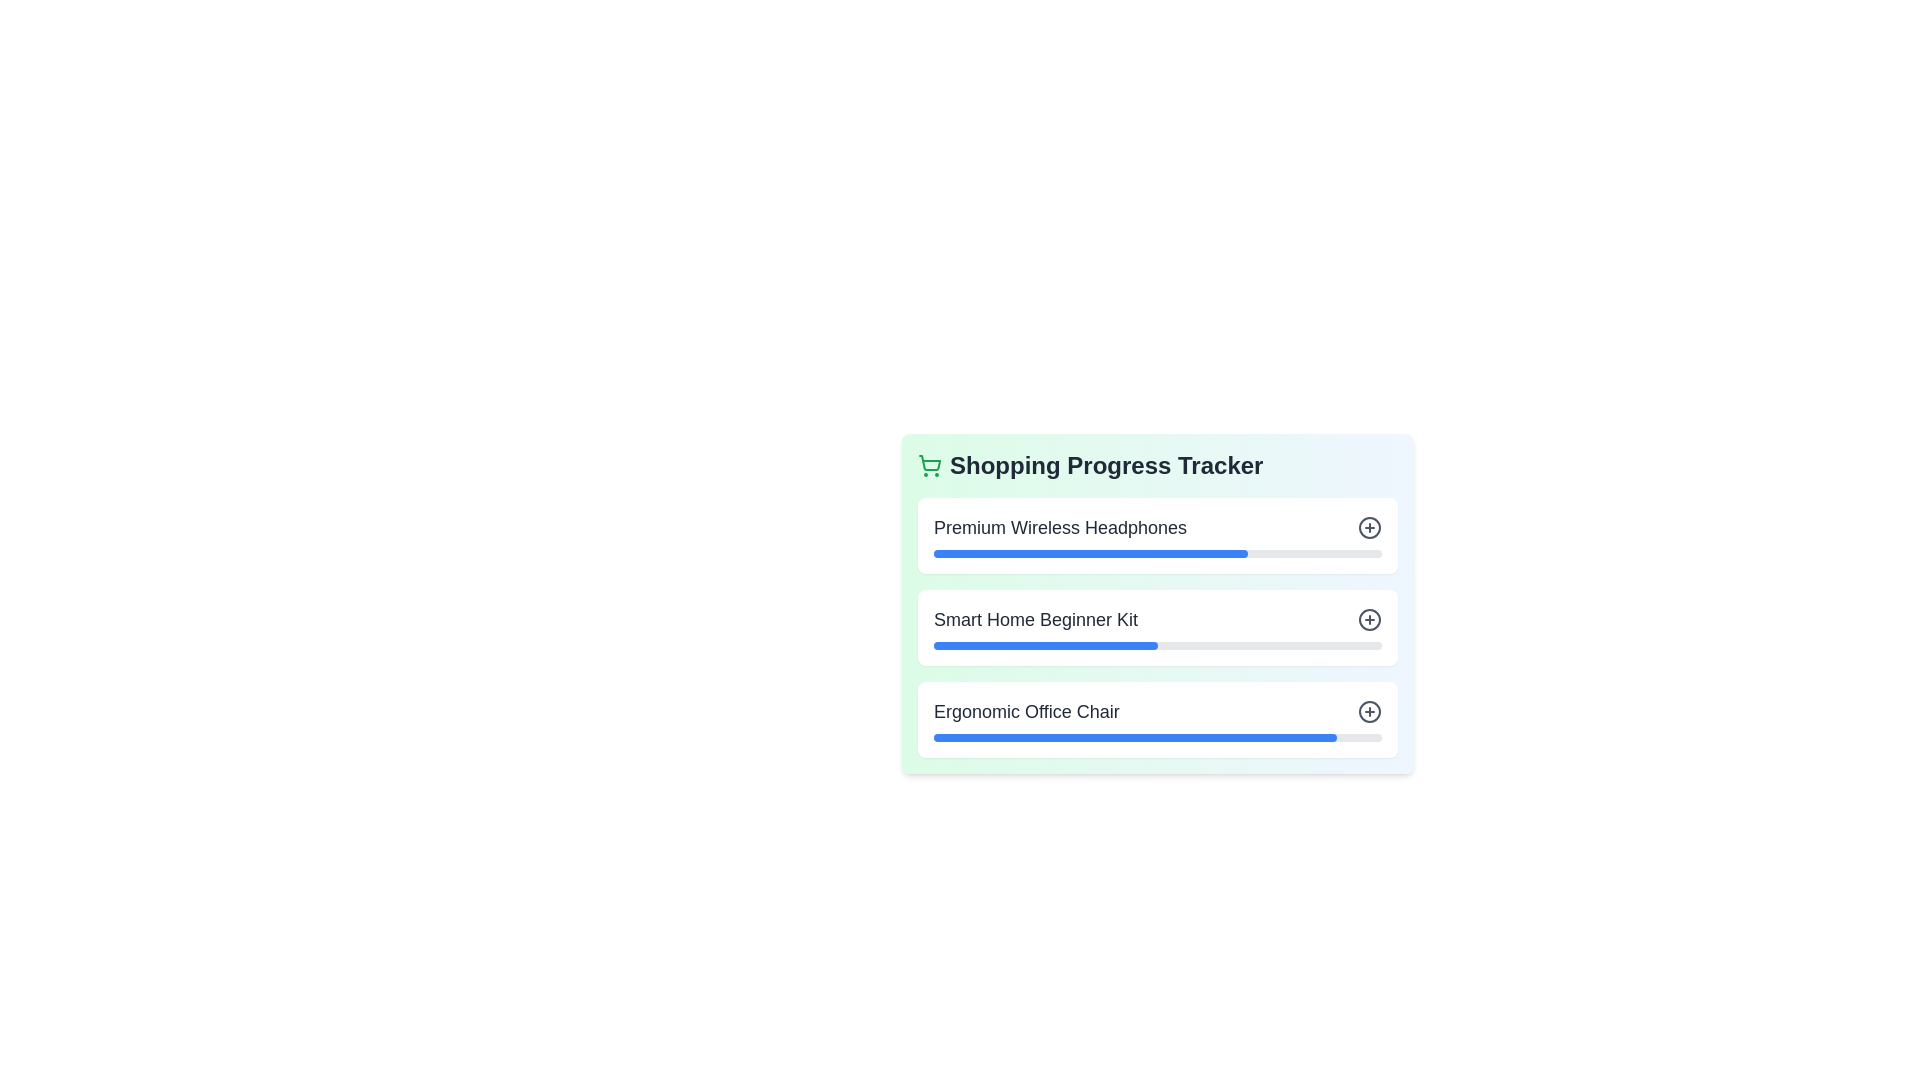  I want to click on text label that serves as a header for the shopping progress tracking section, located in the upper part of the main content area, positioned above a list of progress bars, so click(1105, 466).